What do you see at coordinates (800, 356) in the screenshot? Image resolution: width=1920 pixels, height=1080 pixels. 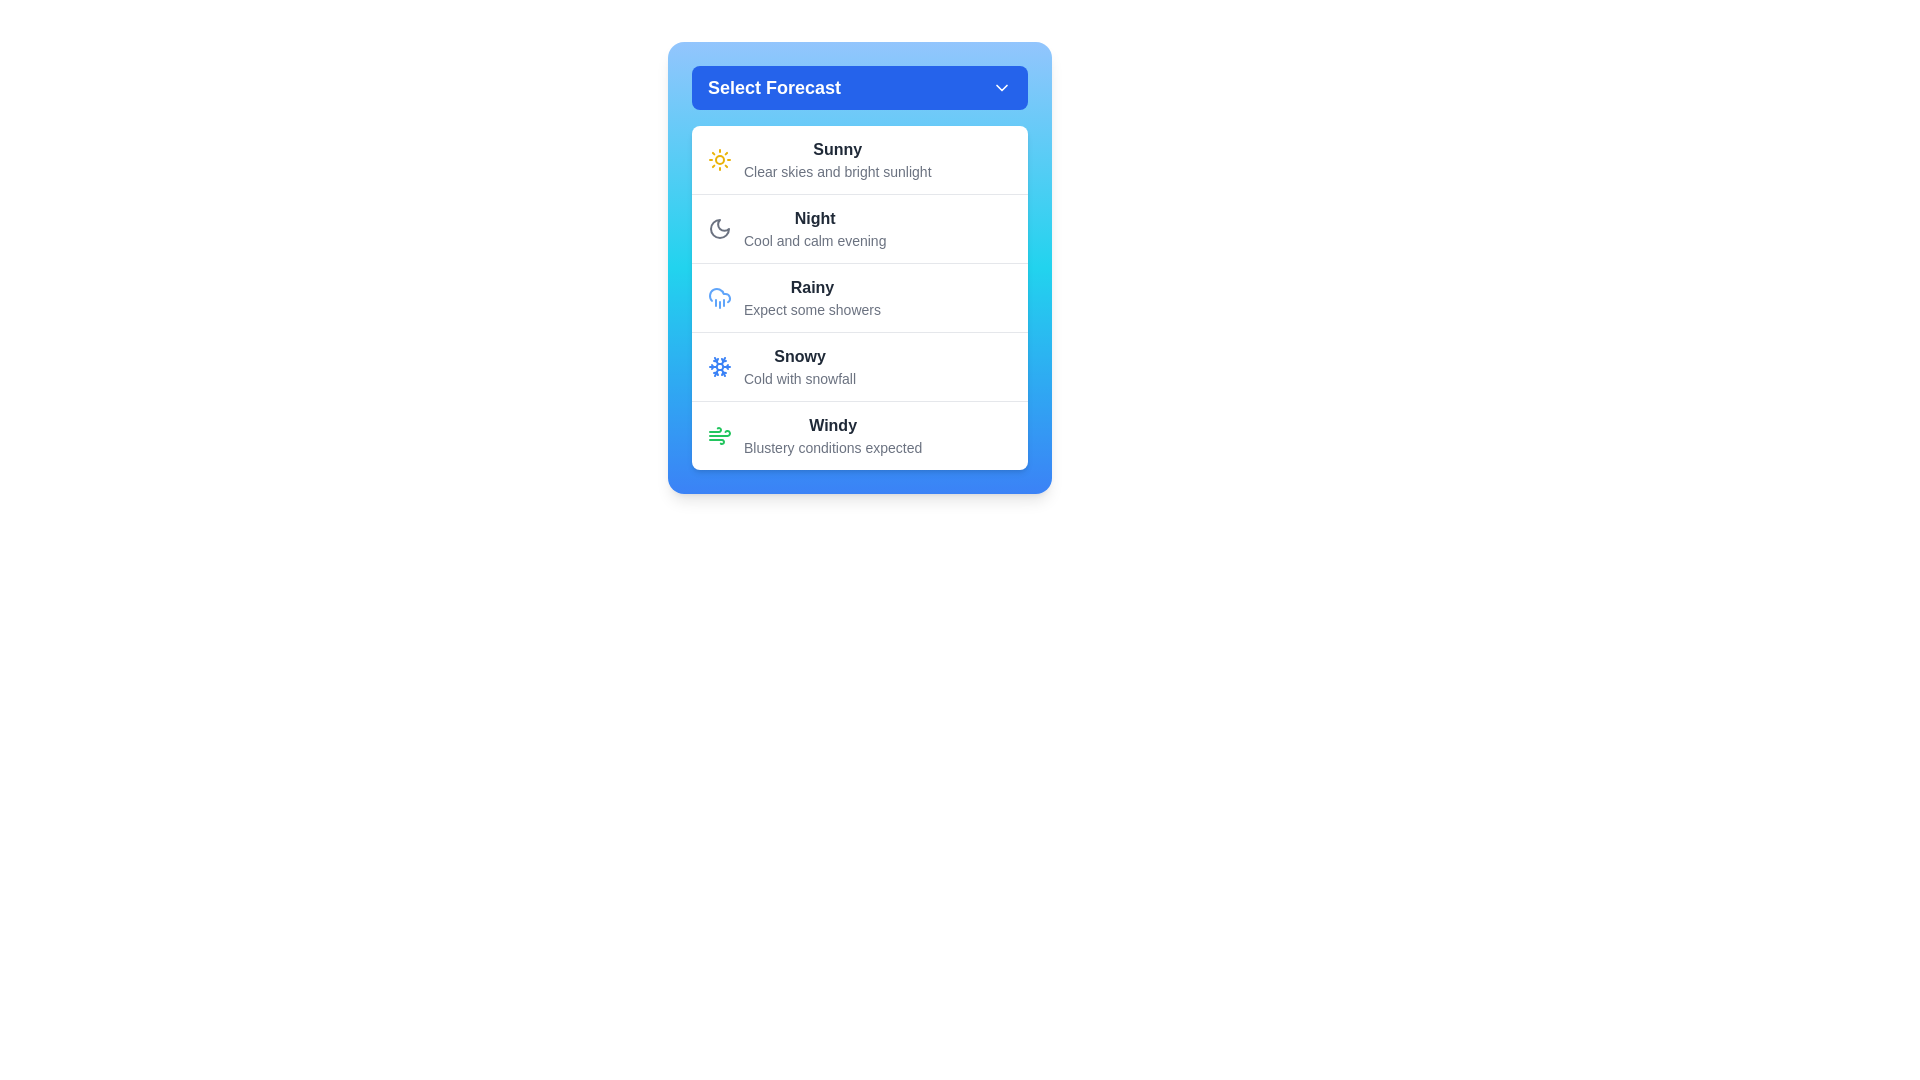 I see `the 'Snowy' option` at bounding box center [800, 356].